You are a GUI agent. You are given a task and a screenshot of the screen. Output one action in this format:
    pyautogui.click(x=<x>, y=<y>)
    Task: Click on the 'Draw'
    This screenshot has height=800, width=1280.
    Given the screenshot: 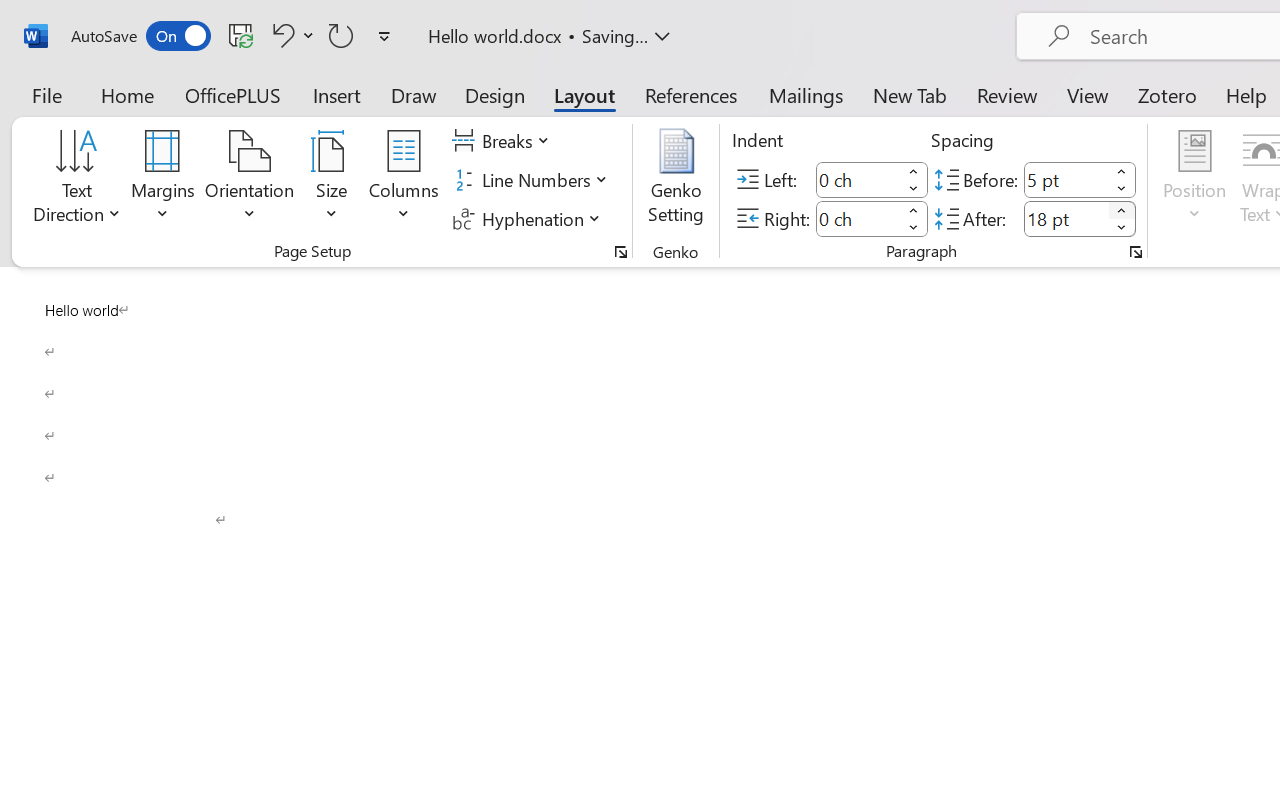 What is the action you would take?
    pyautogui.click(x=413, y=94)
    